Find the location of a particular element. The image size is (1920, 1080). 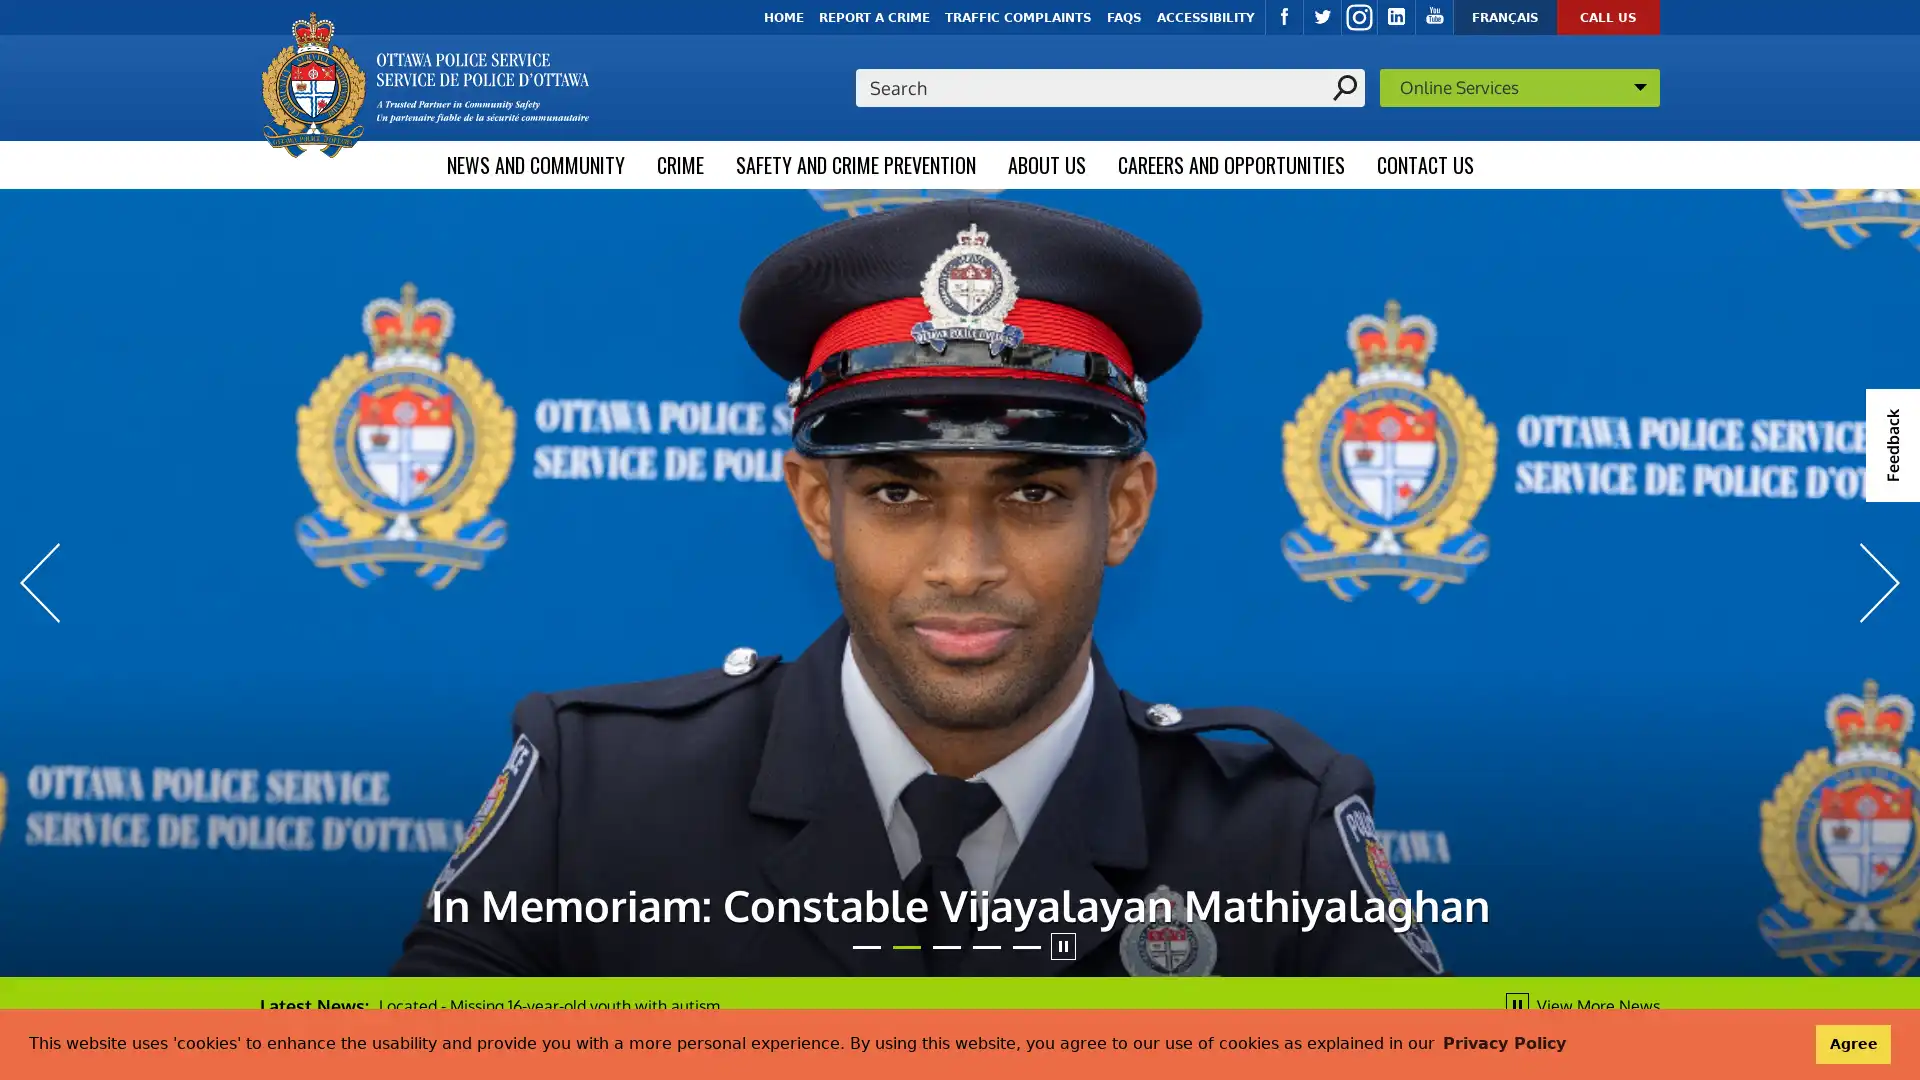

dismiss cookie message is located at coordinates (1852, 1043).